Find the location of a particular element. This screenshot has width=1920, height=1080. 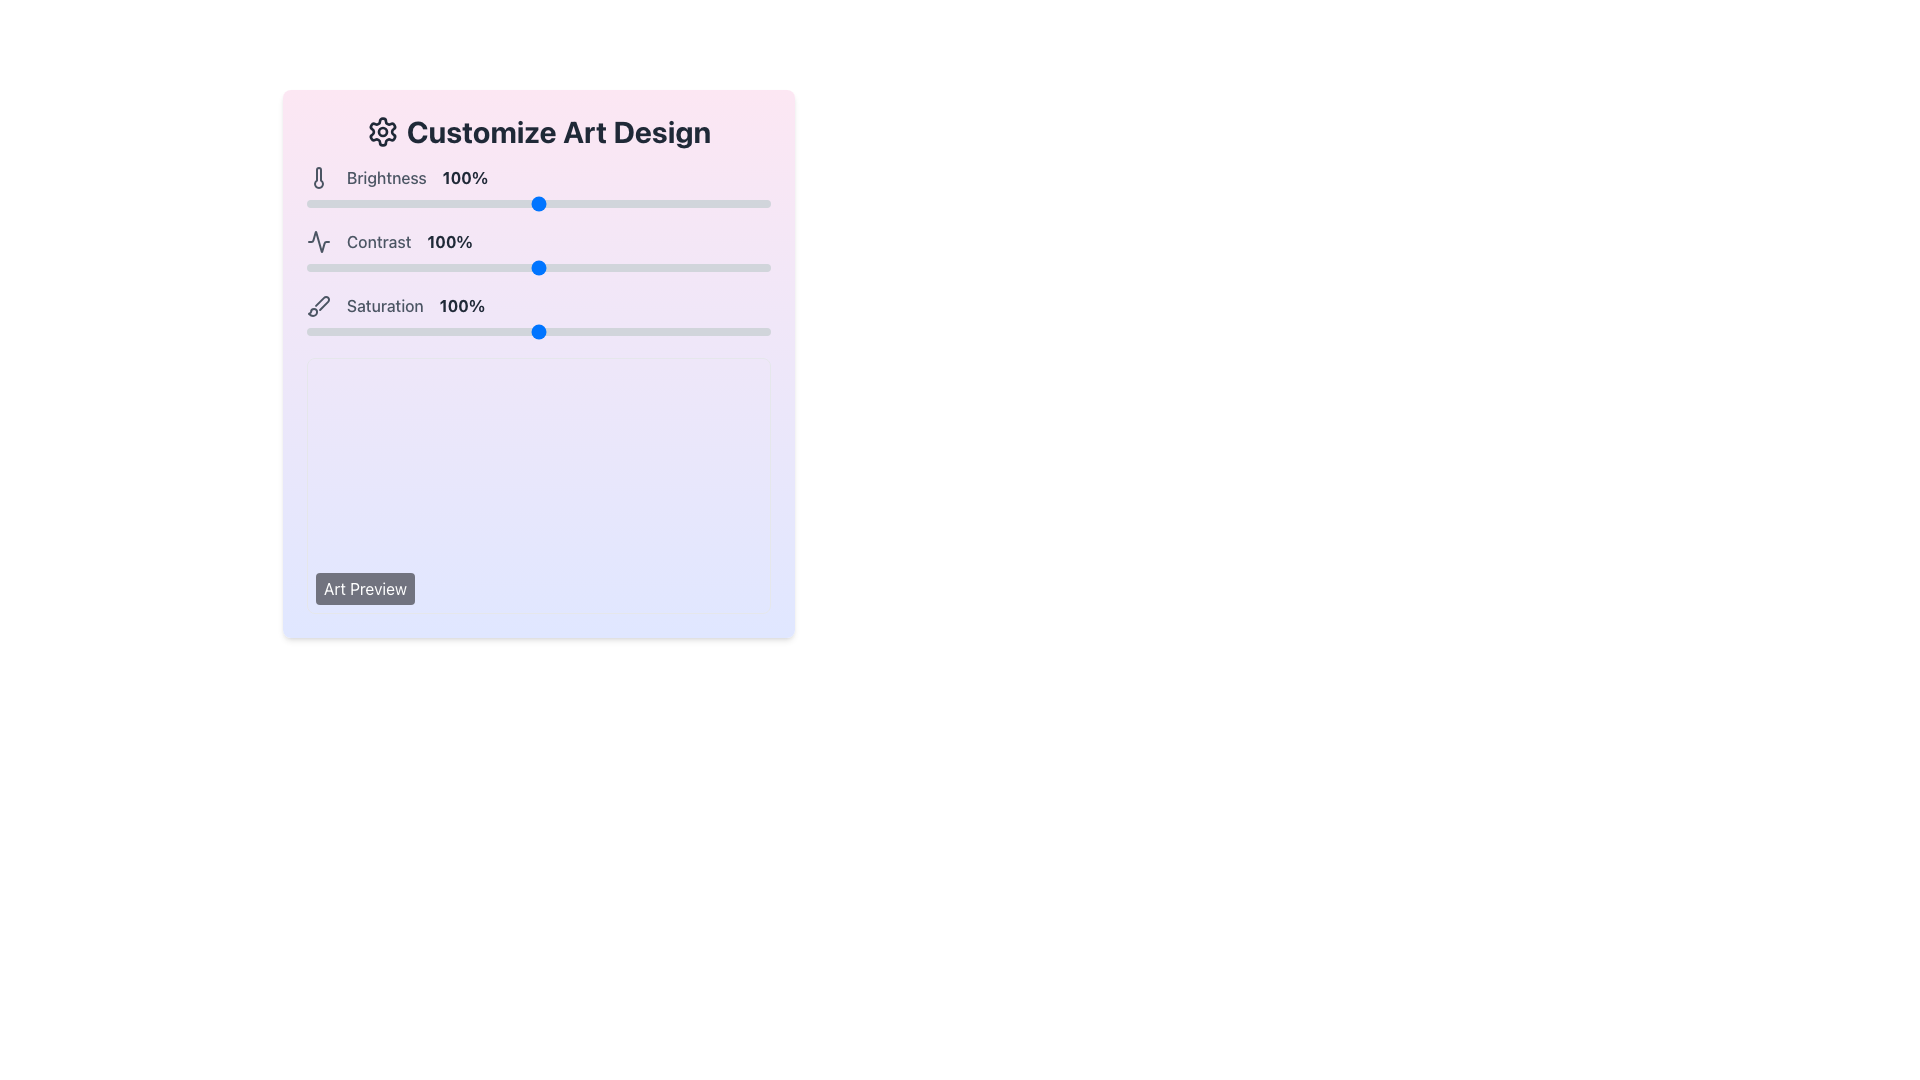

the brightness level is located at coordinates (456, 204).